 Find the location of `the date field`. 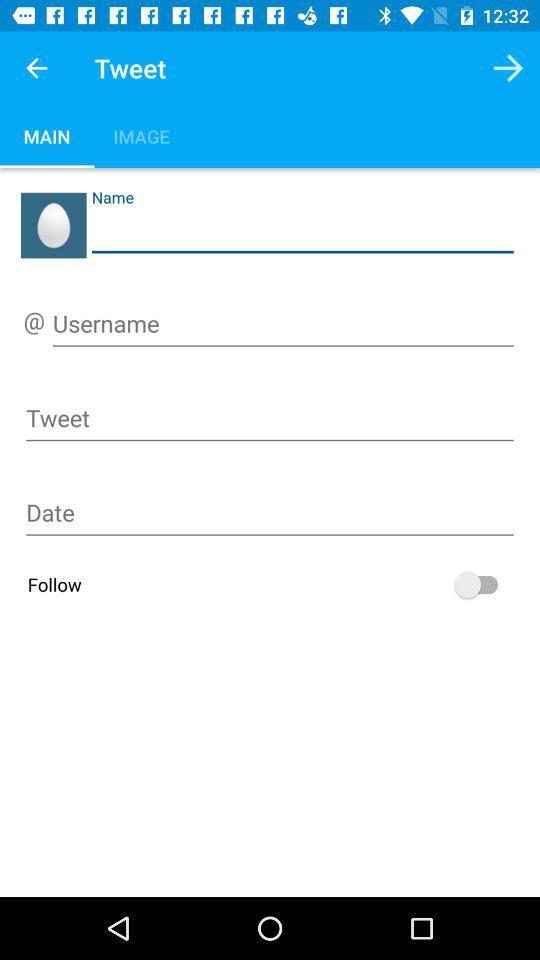

the date field is located at coordinates (270, 515).